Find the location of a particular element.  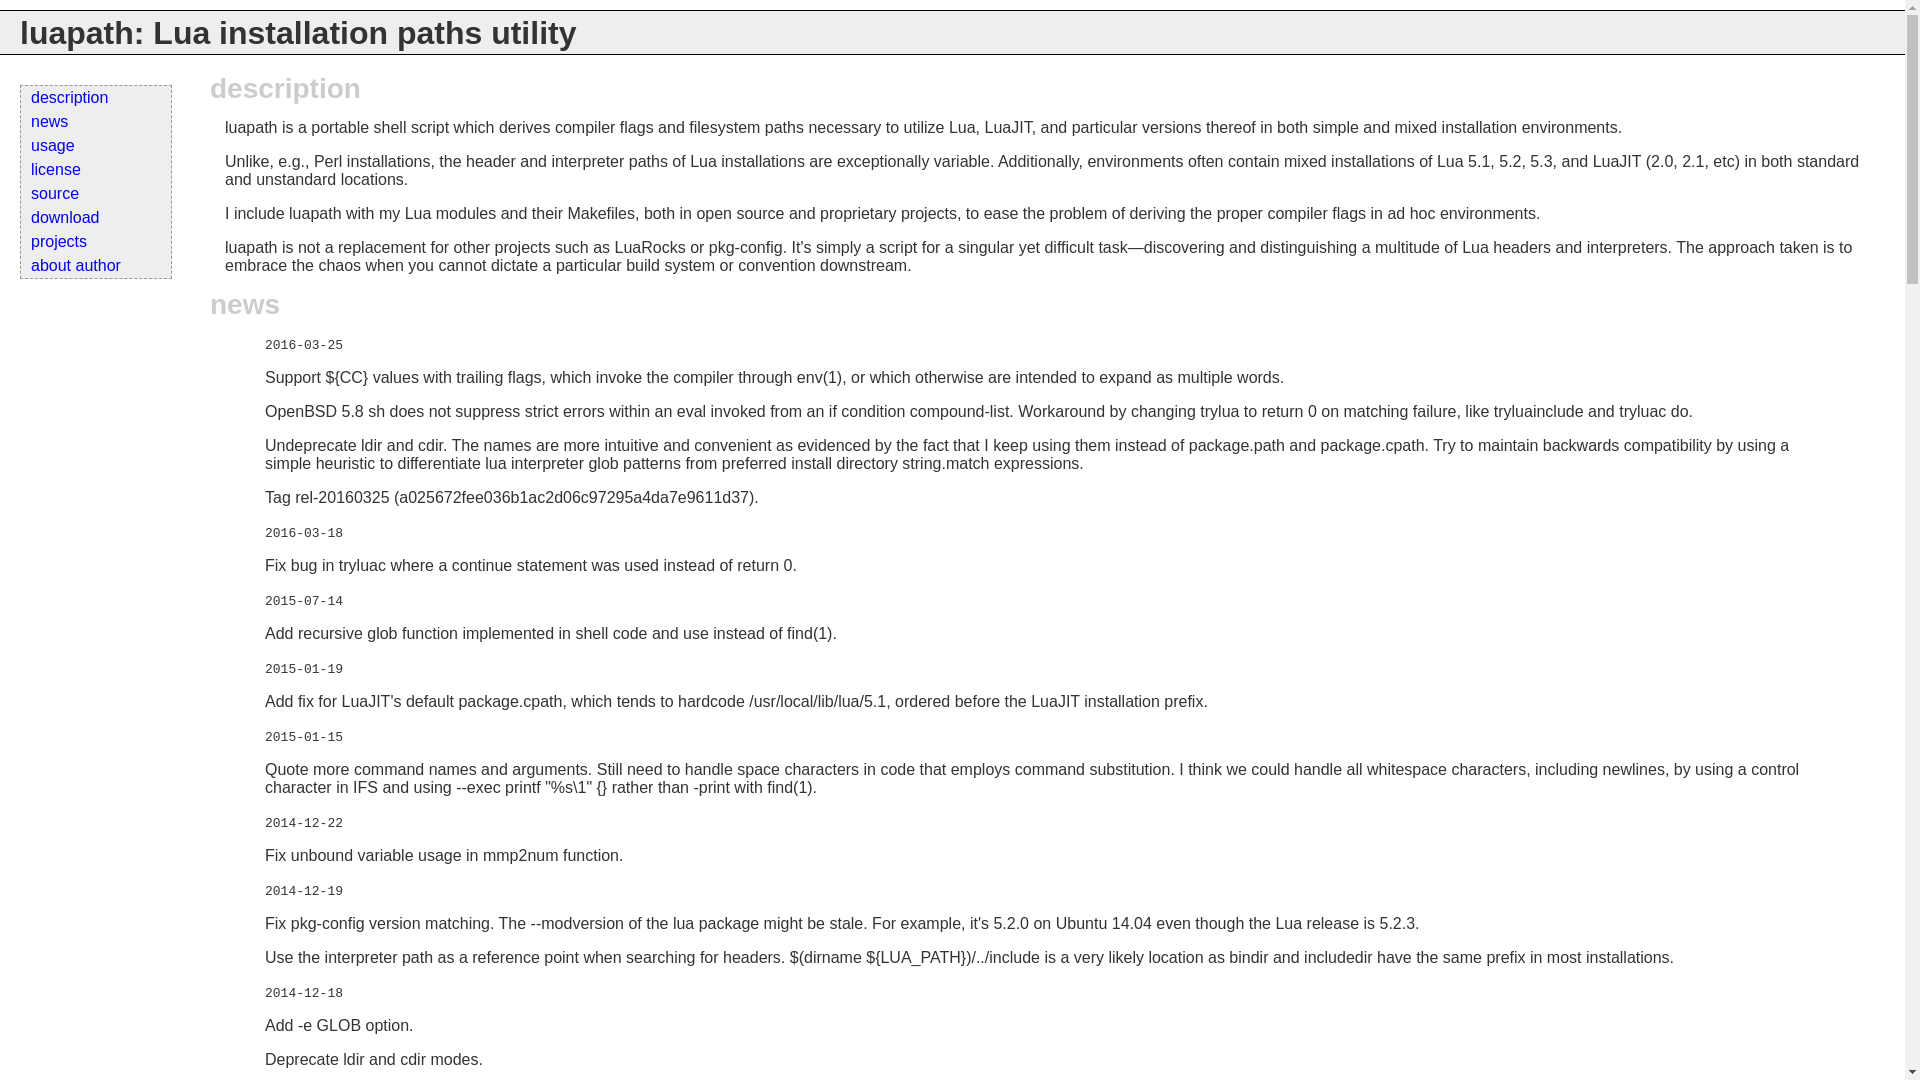

'description' is located at coordinates (95, 97).